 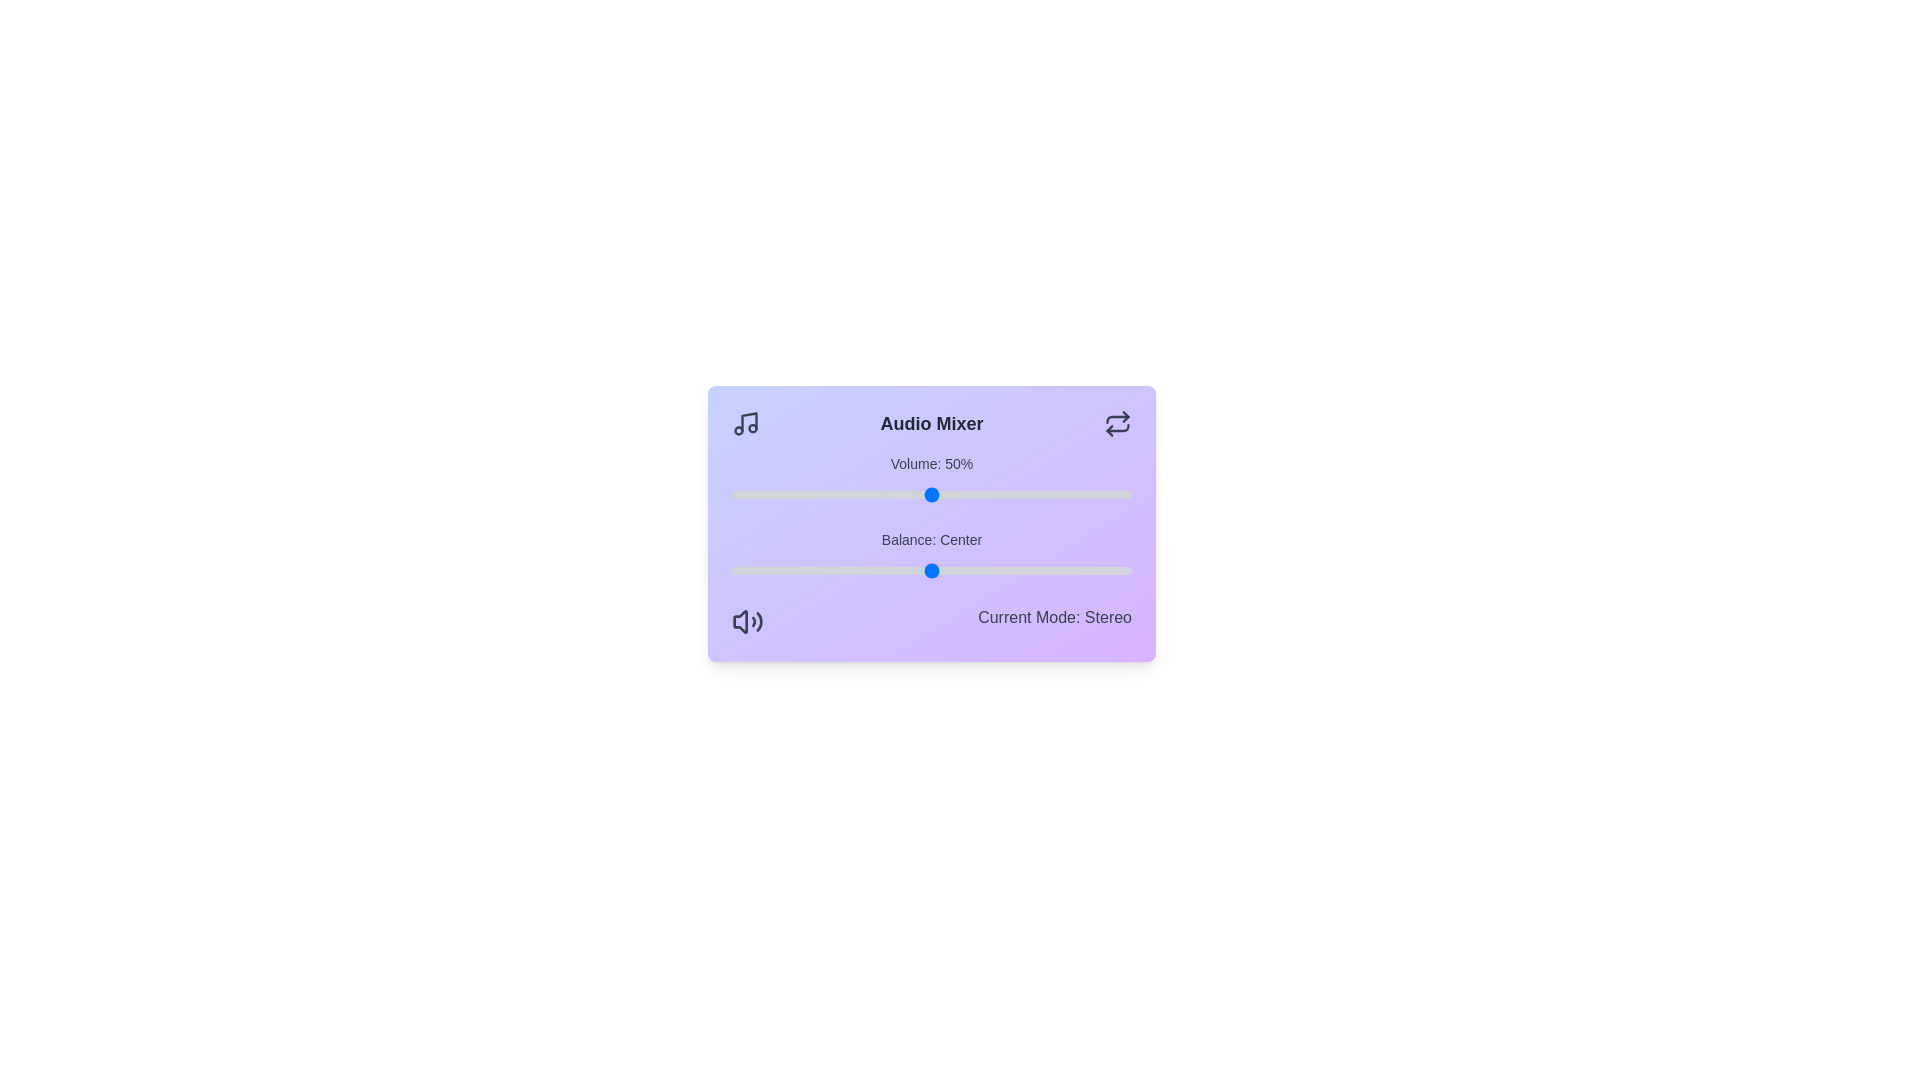 What do you see at coordinates (999, 494) in the screenshot?
I see `the volume to 67%` at bounding box center [999, 494].